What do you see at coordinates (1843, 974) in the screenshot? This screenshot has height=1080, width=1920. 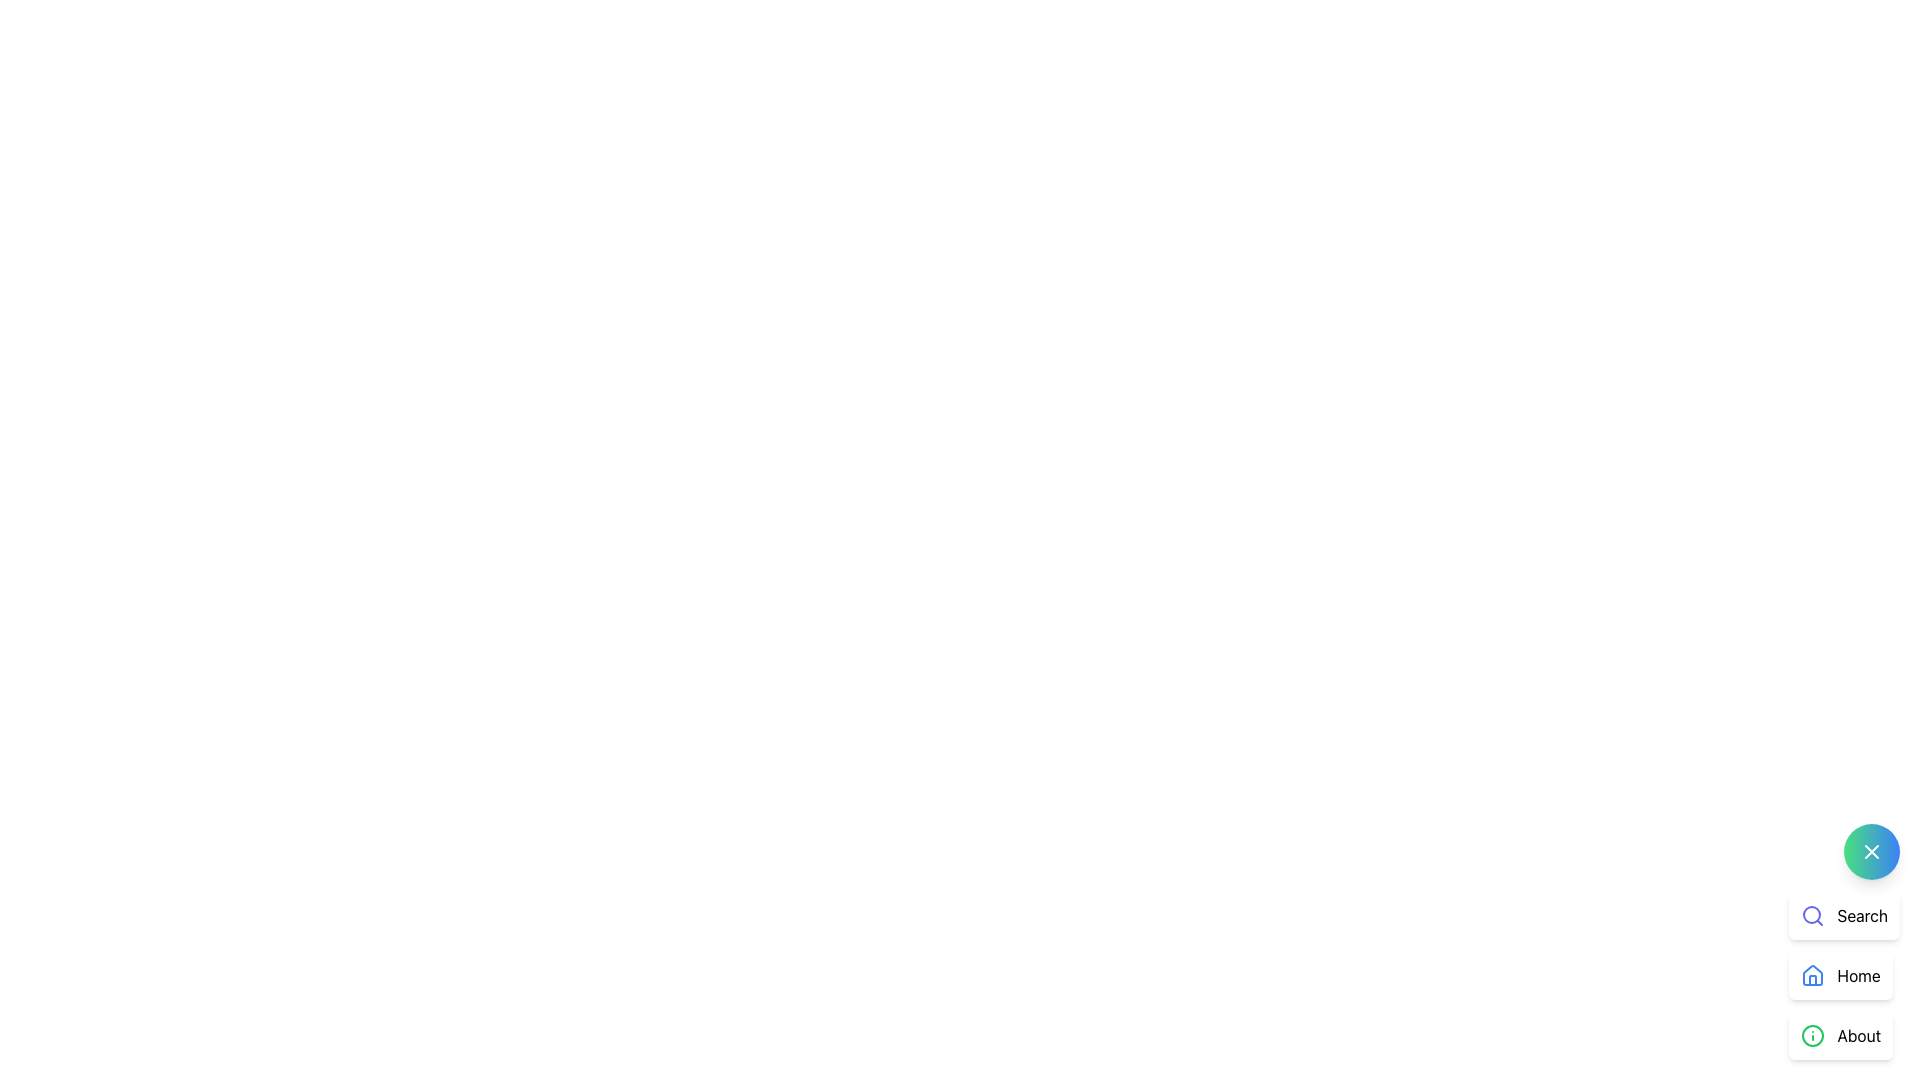 I see `the 'Home' button located in the bottom-right sidebar` at bounding box center [1843, 974].